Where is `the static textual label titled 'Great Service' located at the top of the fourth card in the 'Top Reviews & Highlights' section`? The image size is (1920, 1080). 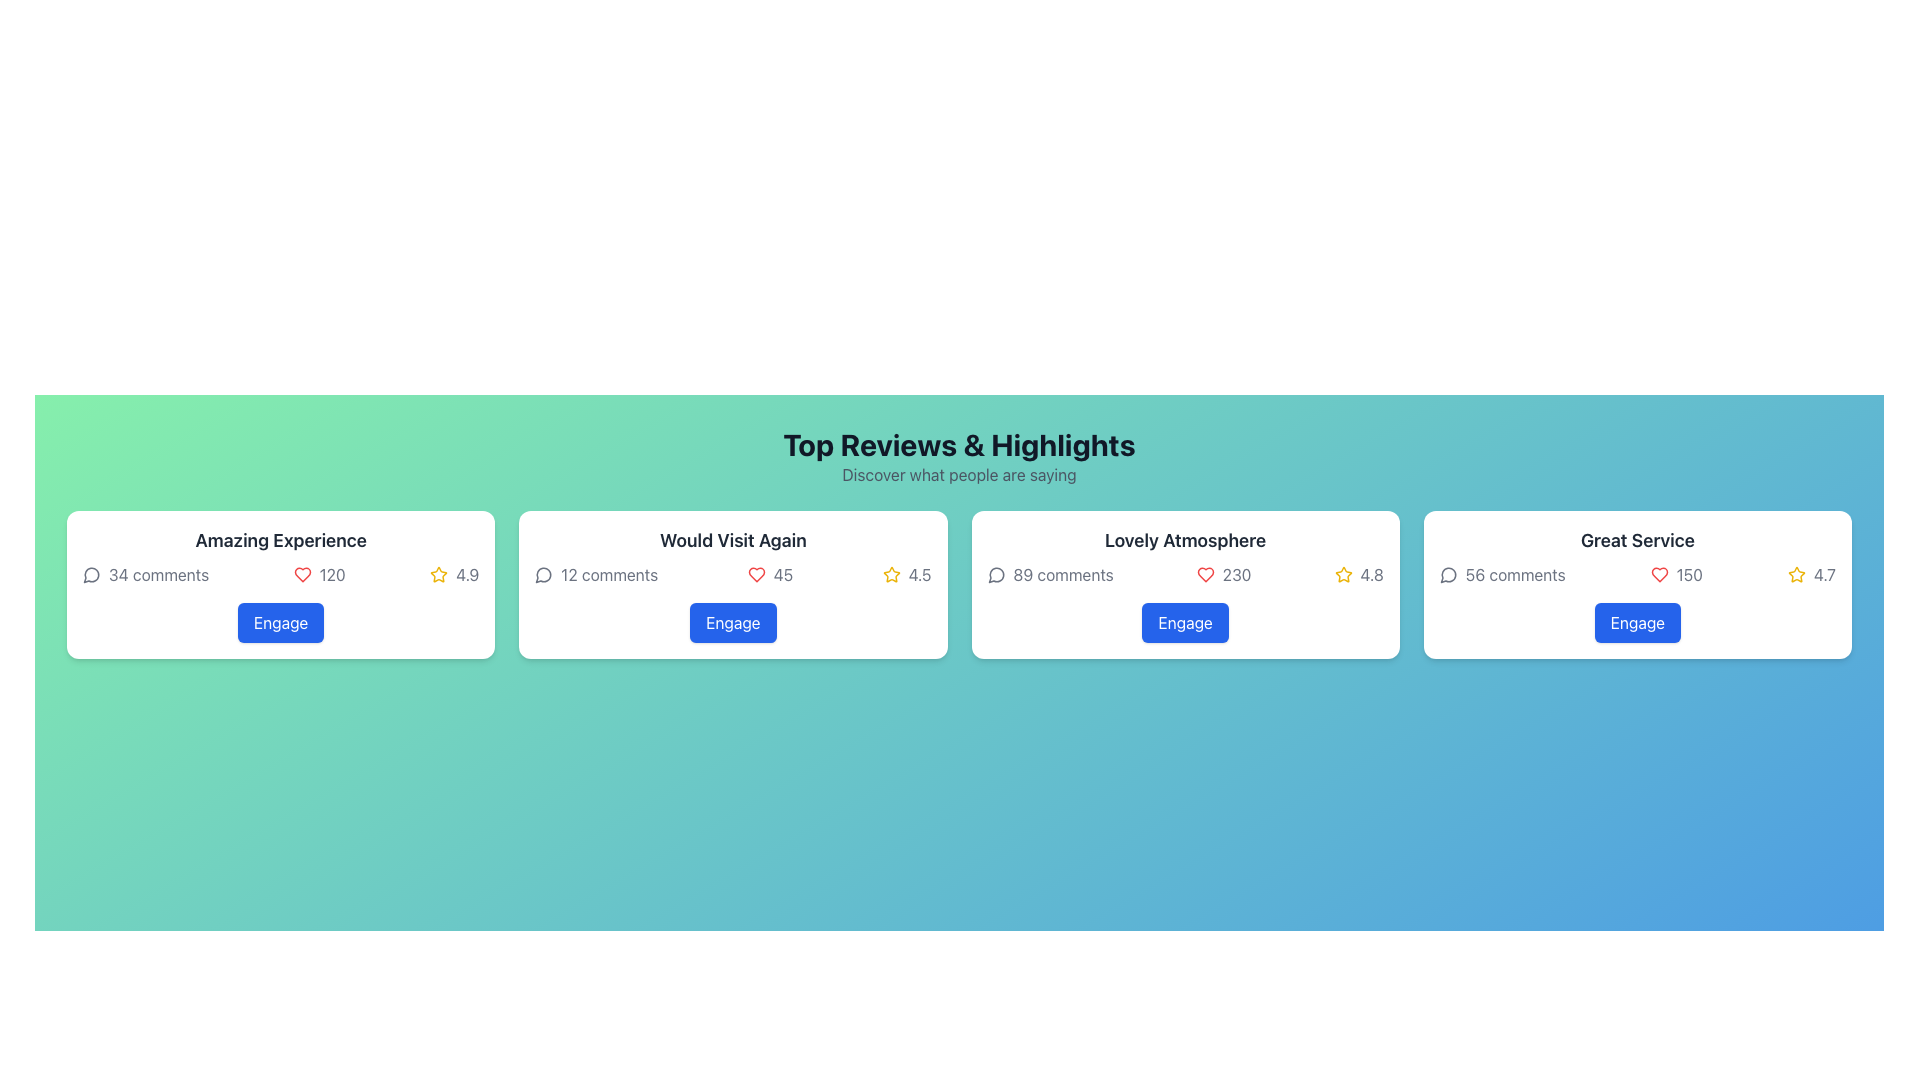 the static textual label titled 'Great Service' located at the top of the fourth card in the 'Top Reviews & Highlights' section is located at coordinates (1637, 540).